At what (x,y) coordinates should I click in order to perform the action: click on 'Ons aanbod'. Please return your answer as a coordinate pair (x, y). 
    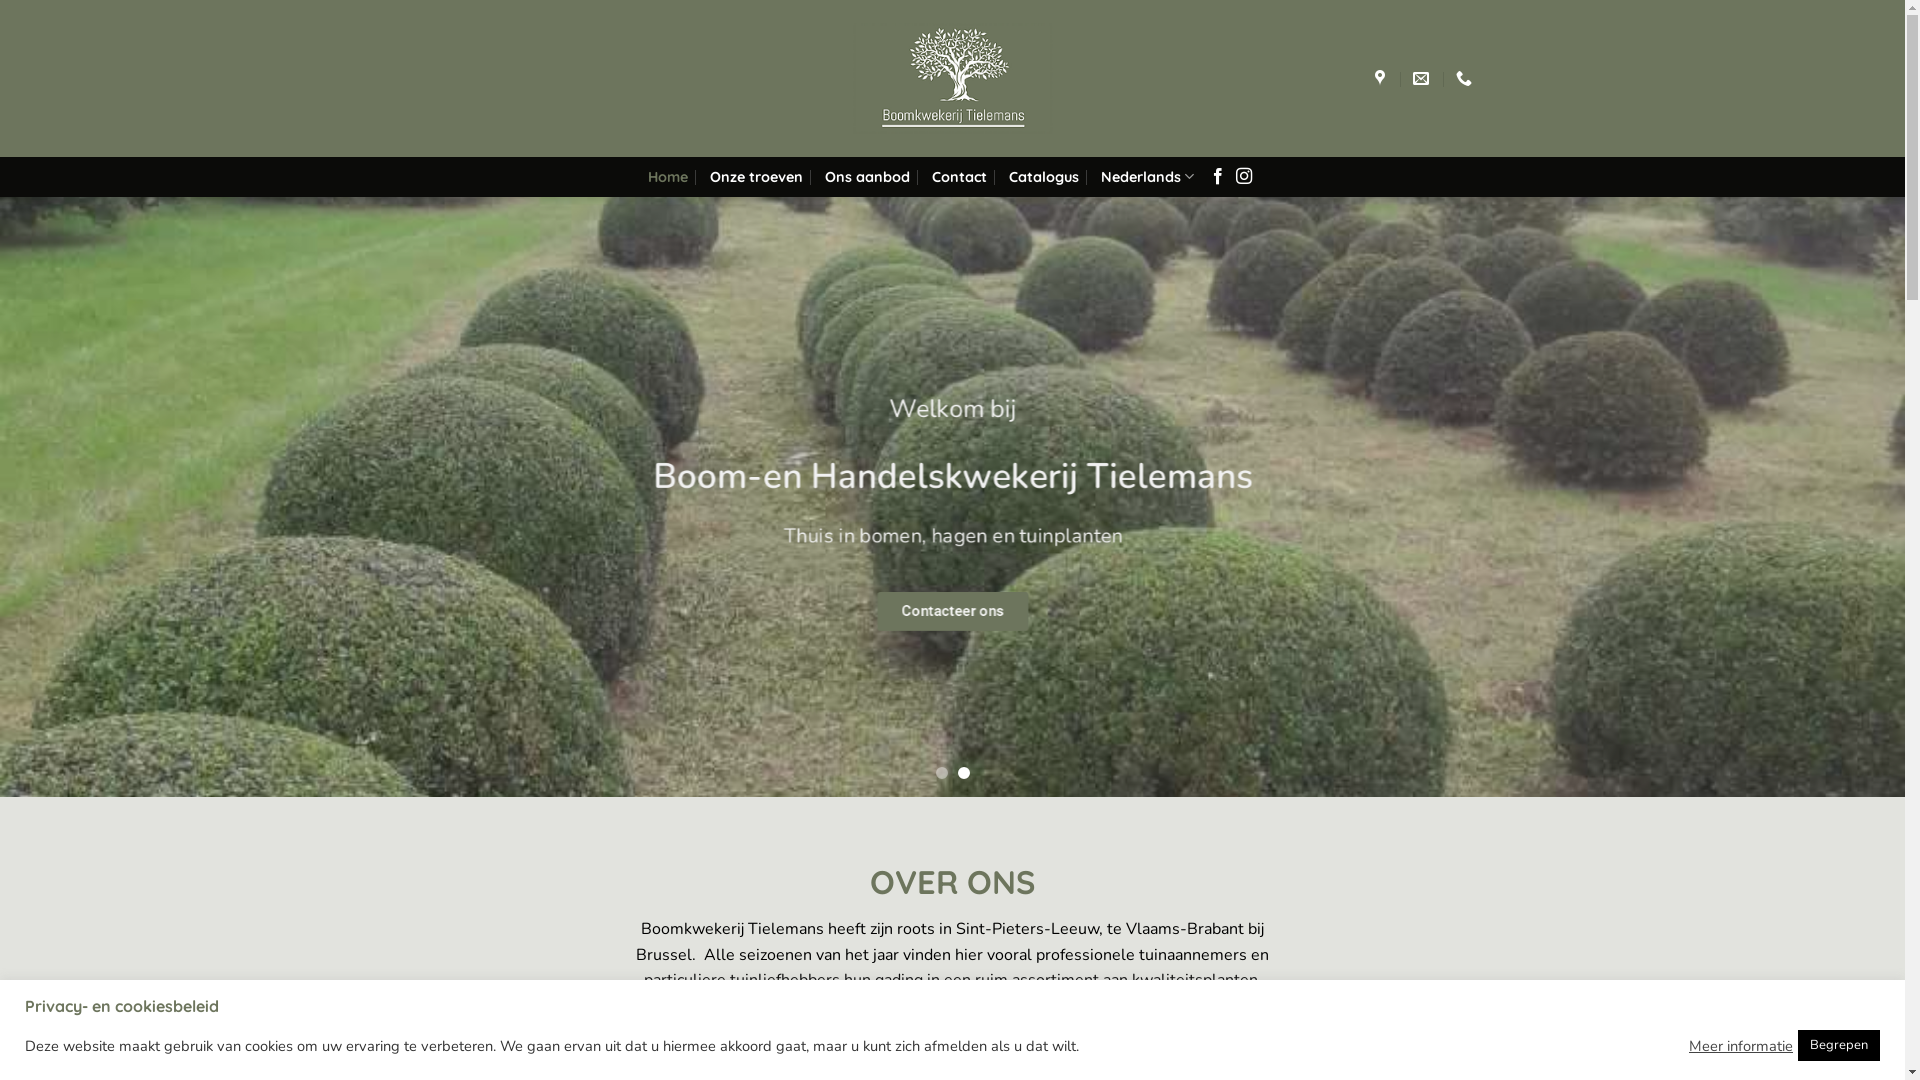
    Looking at the image, I should click on (867, 176).